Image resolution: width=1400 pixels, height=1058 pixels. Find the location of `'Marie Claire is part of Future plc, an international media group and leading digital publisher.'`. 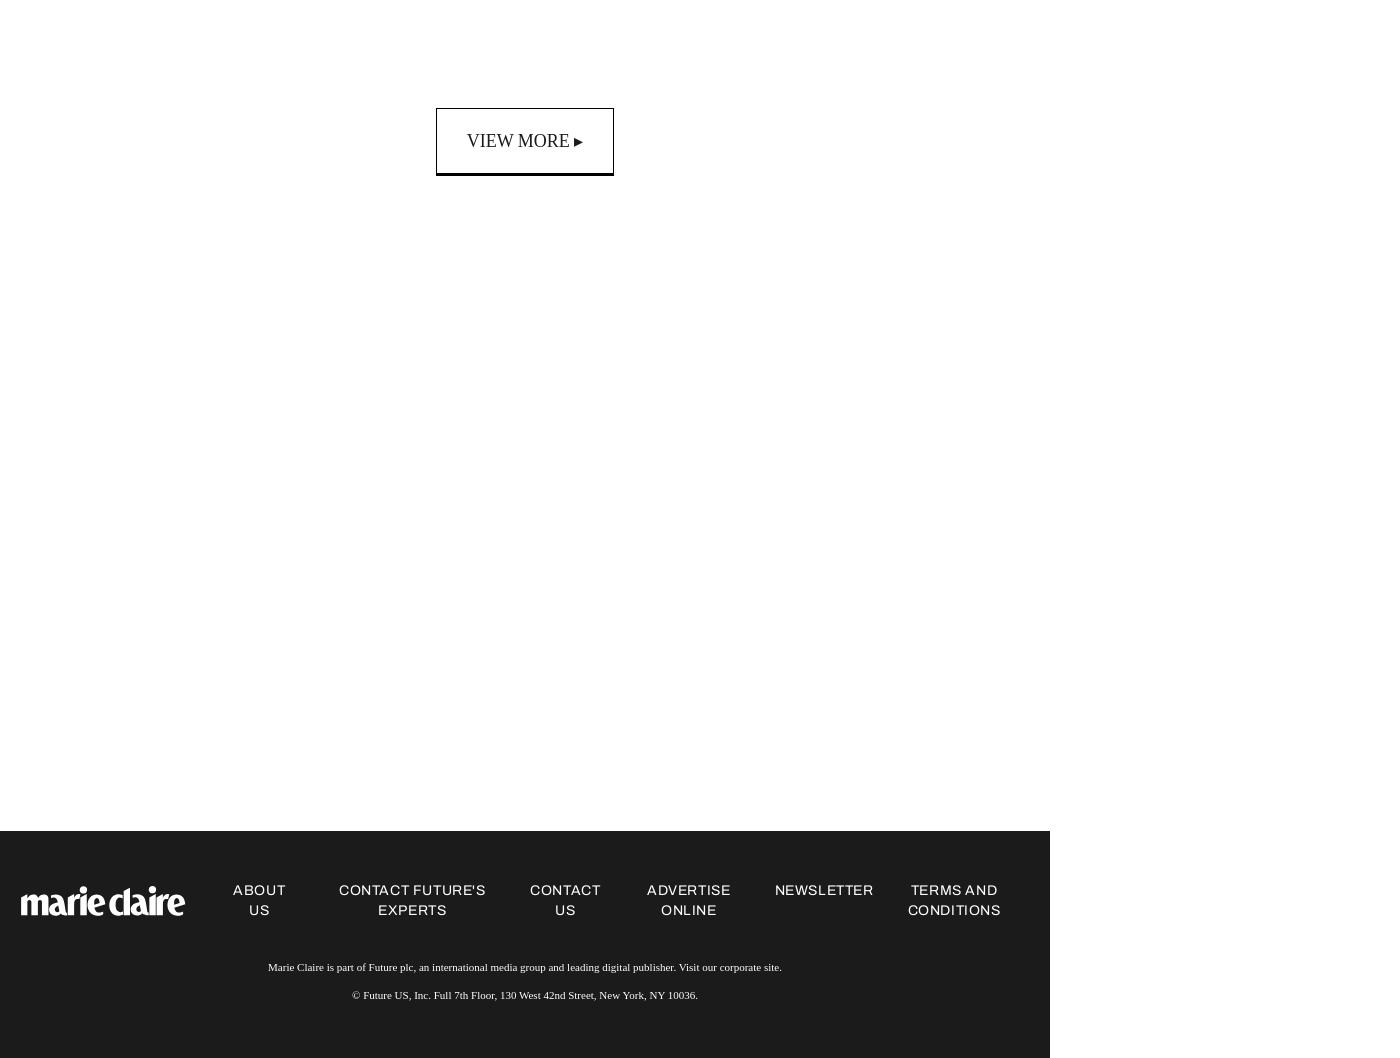

'Marie Claire is part of Future plc, an international media group and leading digital publisher.' is located at coordinates (473, 967).